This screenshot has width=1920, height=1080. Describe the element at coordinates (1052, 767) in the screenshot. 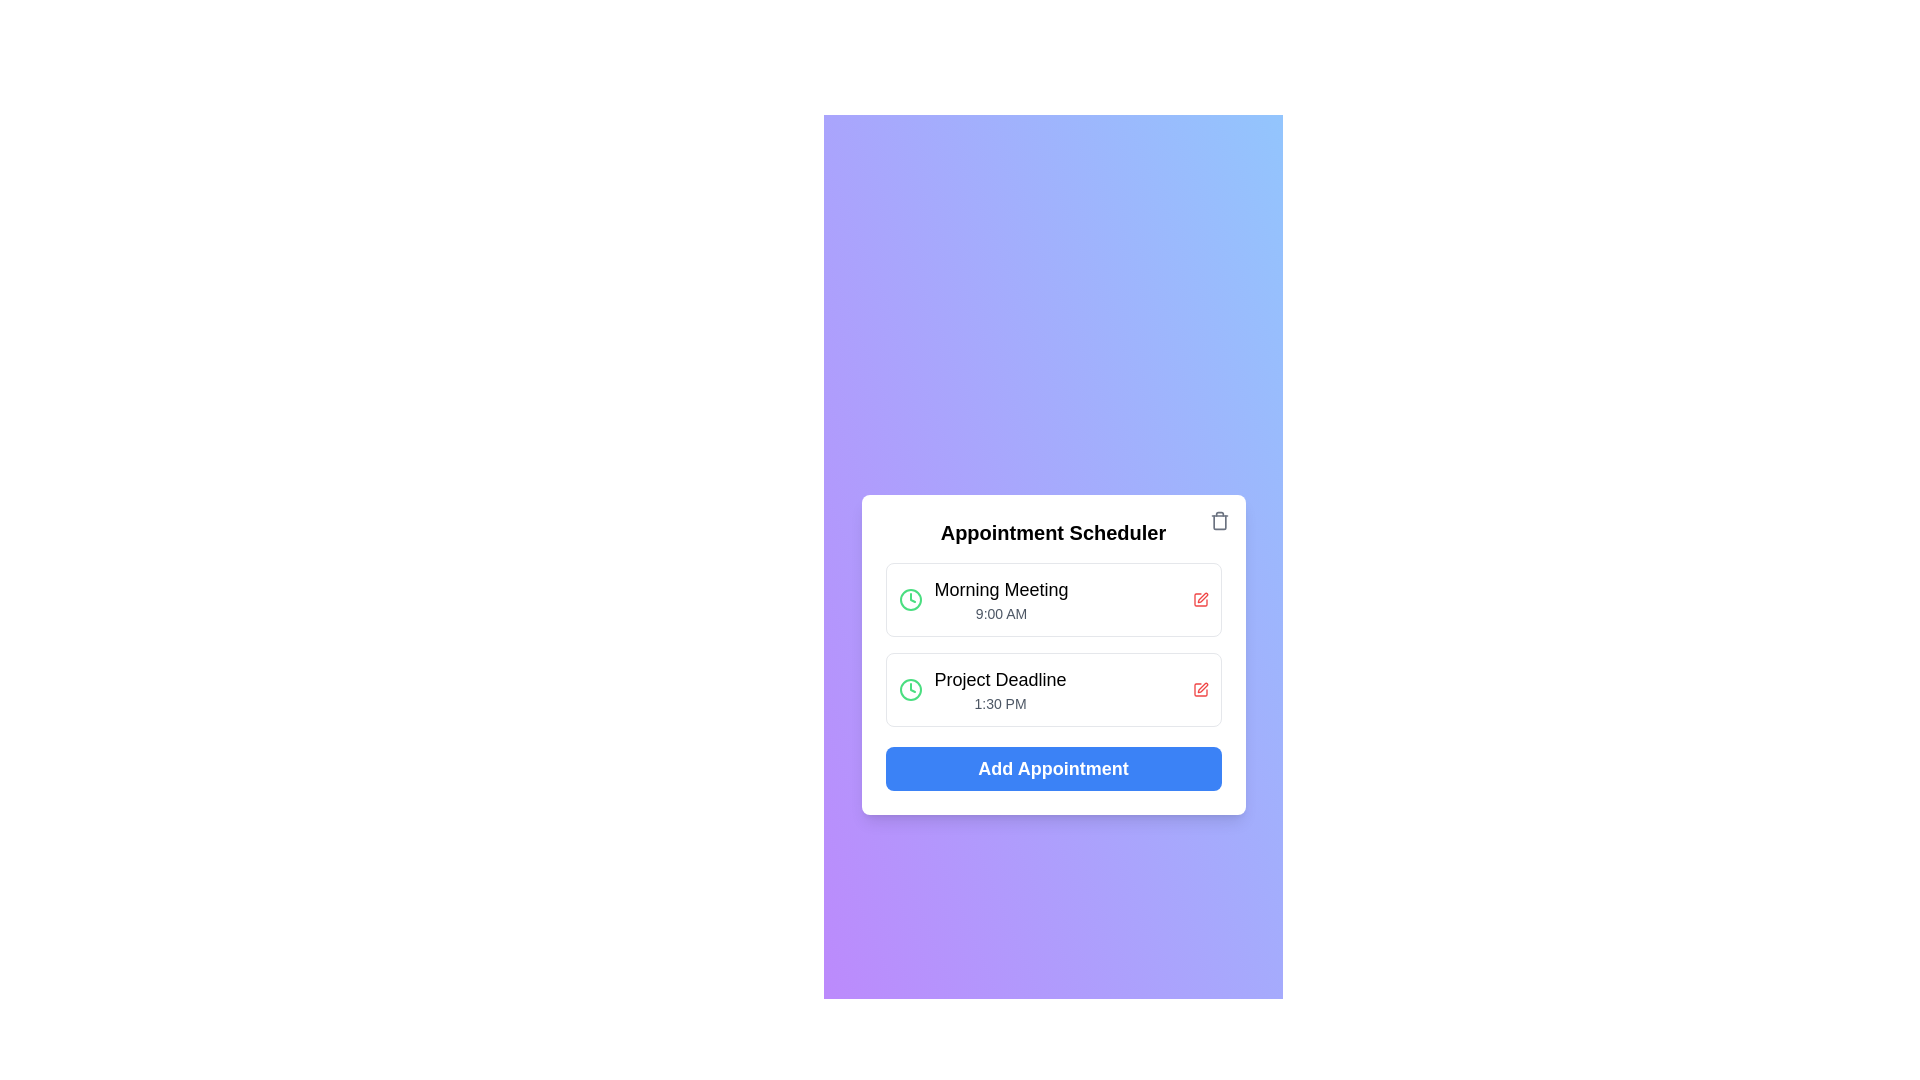

I see `the button that opens the new appointment form in the Appointment Scheduler interface for keyboard interaction` at that location.